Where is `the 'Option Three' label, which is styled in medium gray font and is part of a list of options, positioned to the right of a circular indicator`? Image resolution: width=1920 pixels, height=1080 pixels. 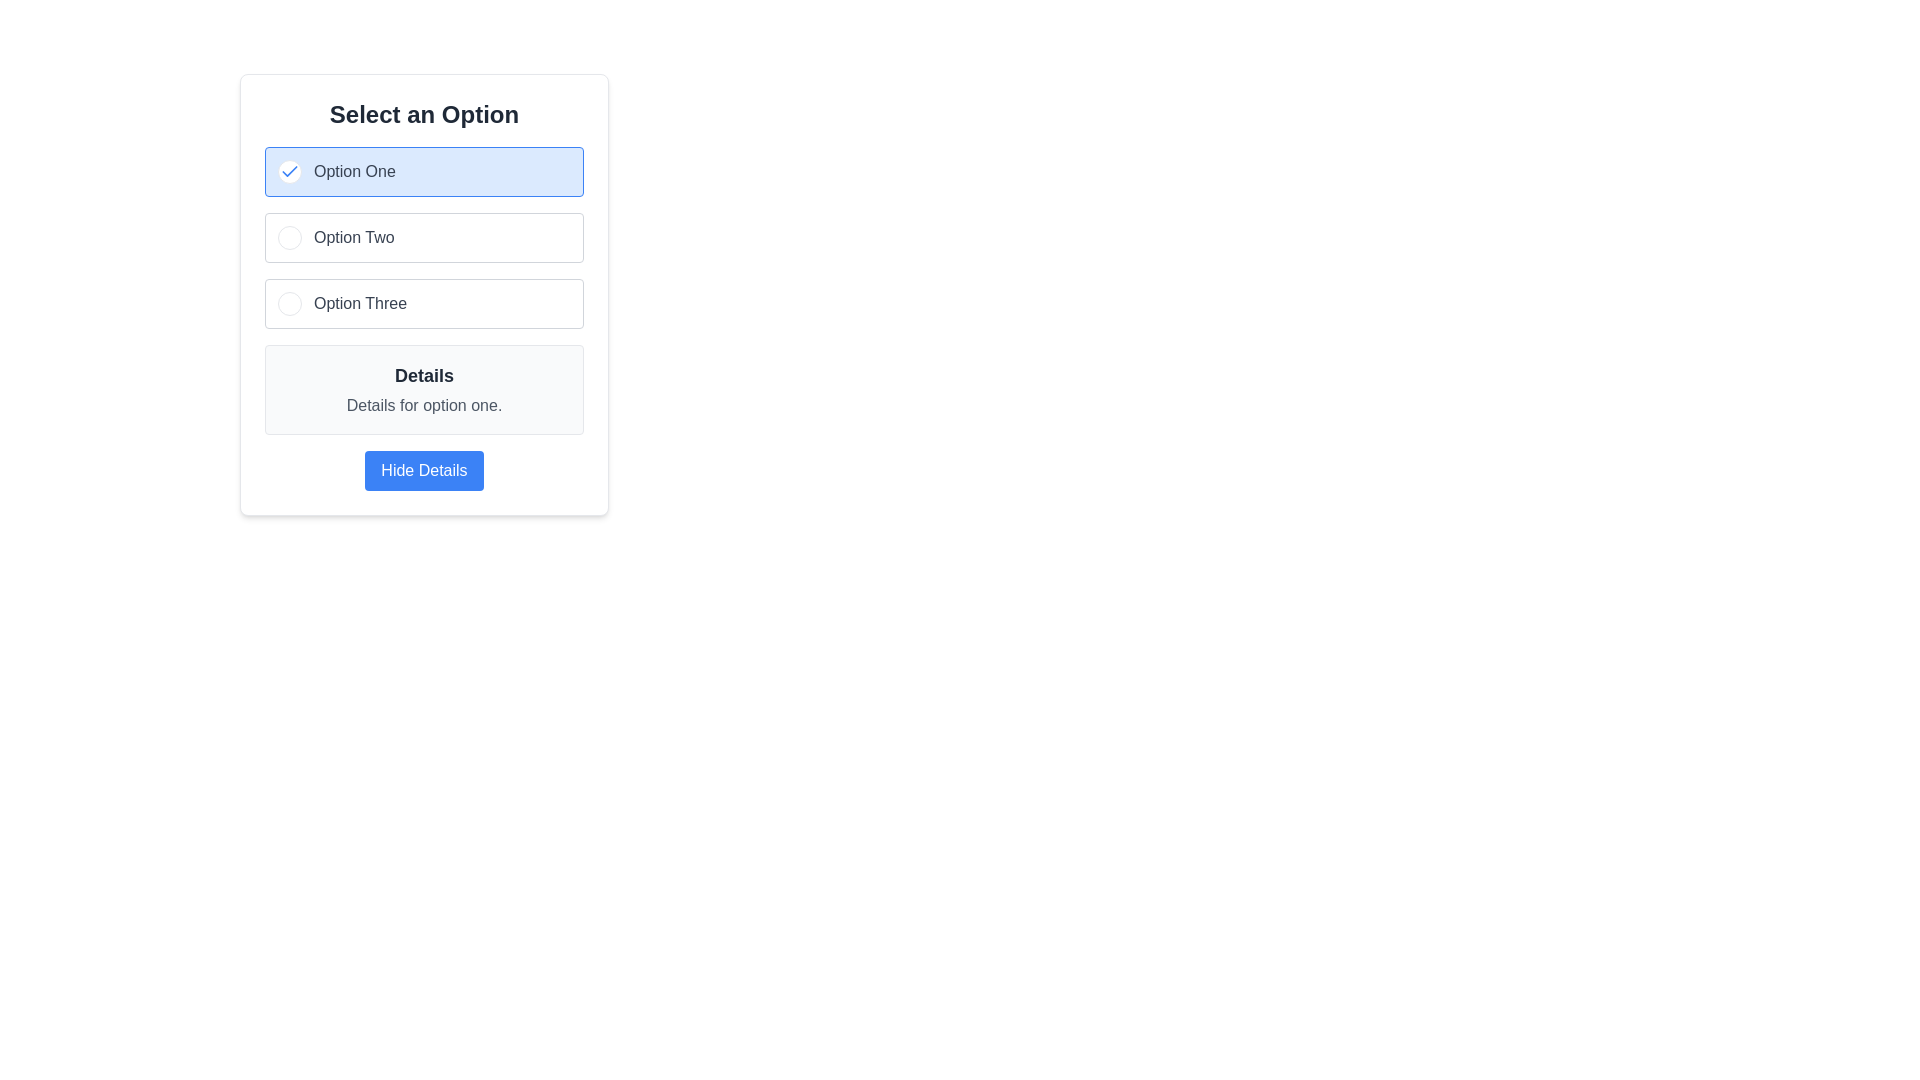 the 'Option Three' label, which is styled in medium gray font and is part of a list of options, positioned to the right of a circular indicator is located at coordinates (360, 304).